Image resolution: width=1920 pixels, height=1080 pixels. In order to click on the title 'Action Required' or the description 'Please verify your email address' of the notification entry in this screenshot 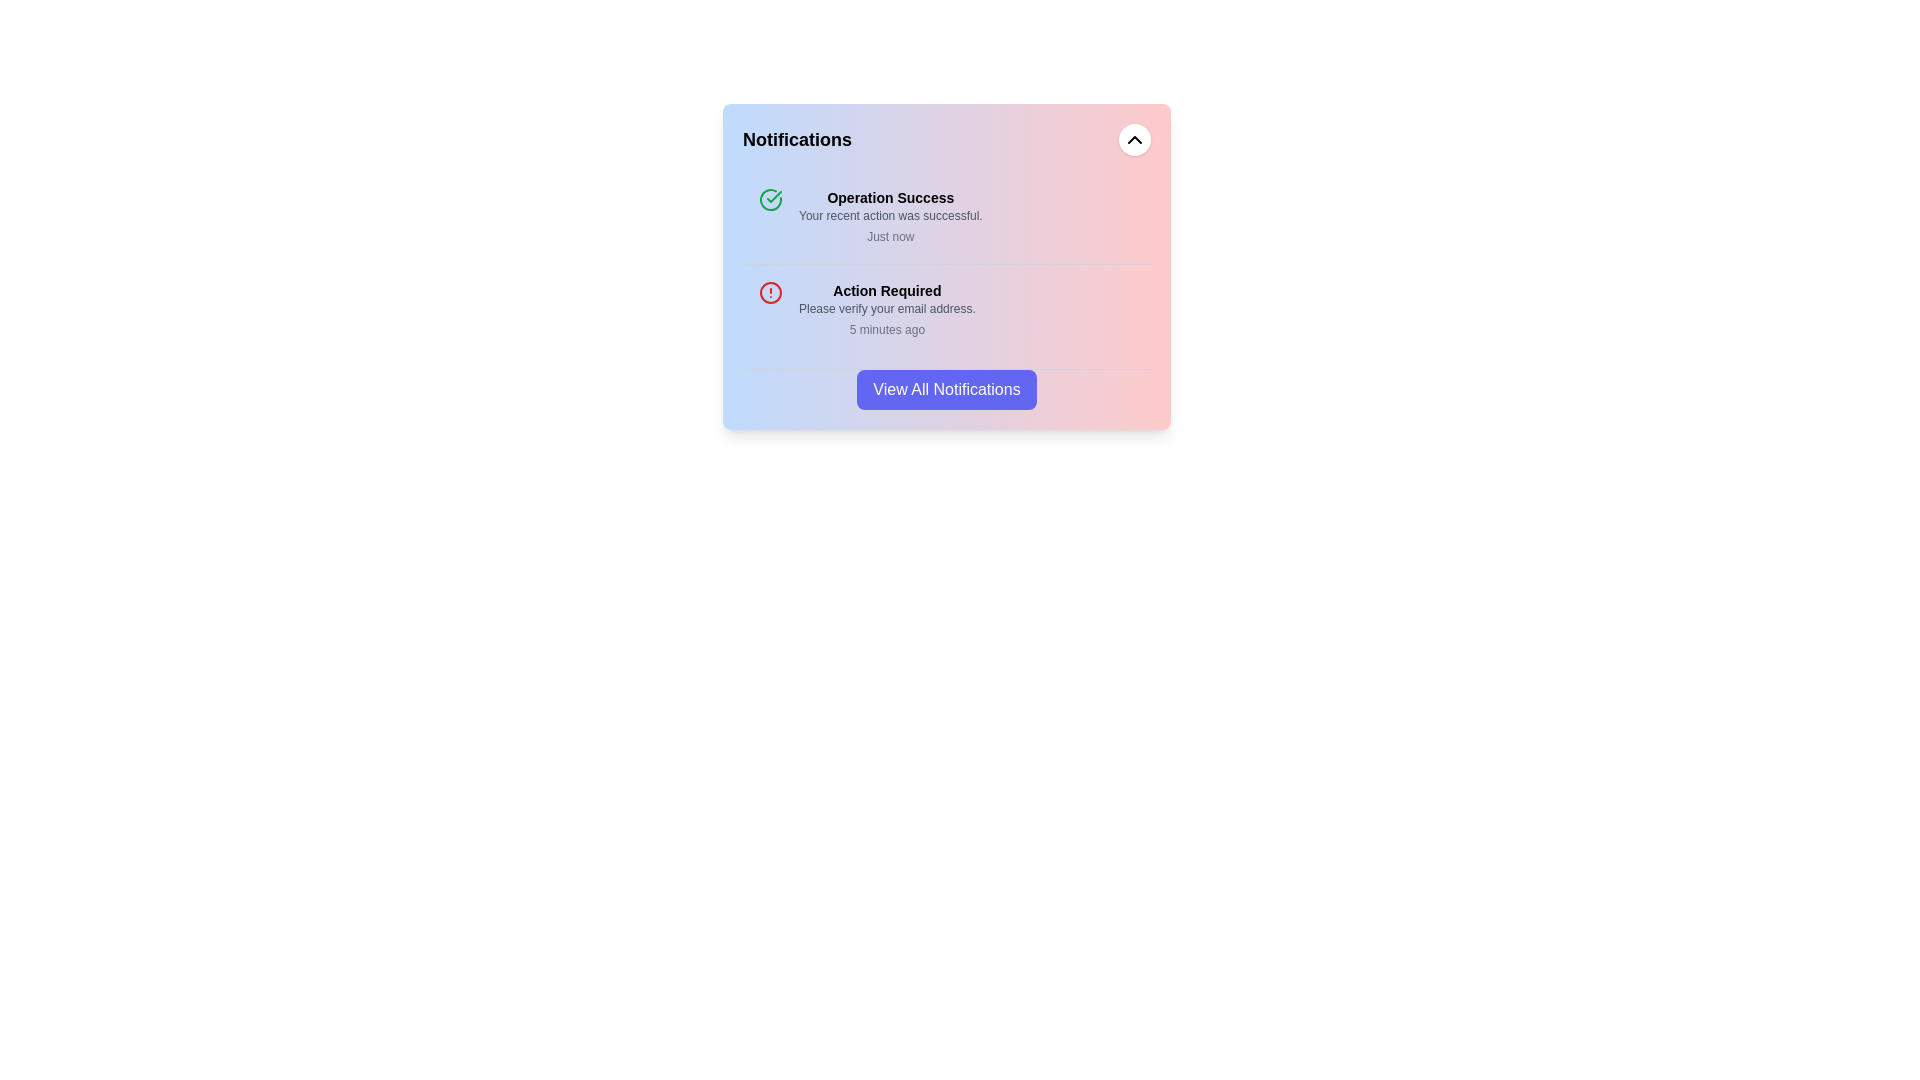, I will do `click(886, 311)`.